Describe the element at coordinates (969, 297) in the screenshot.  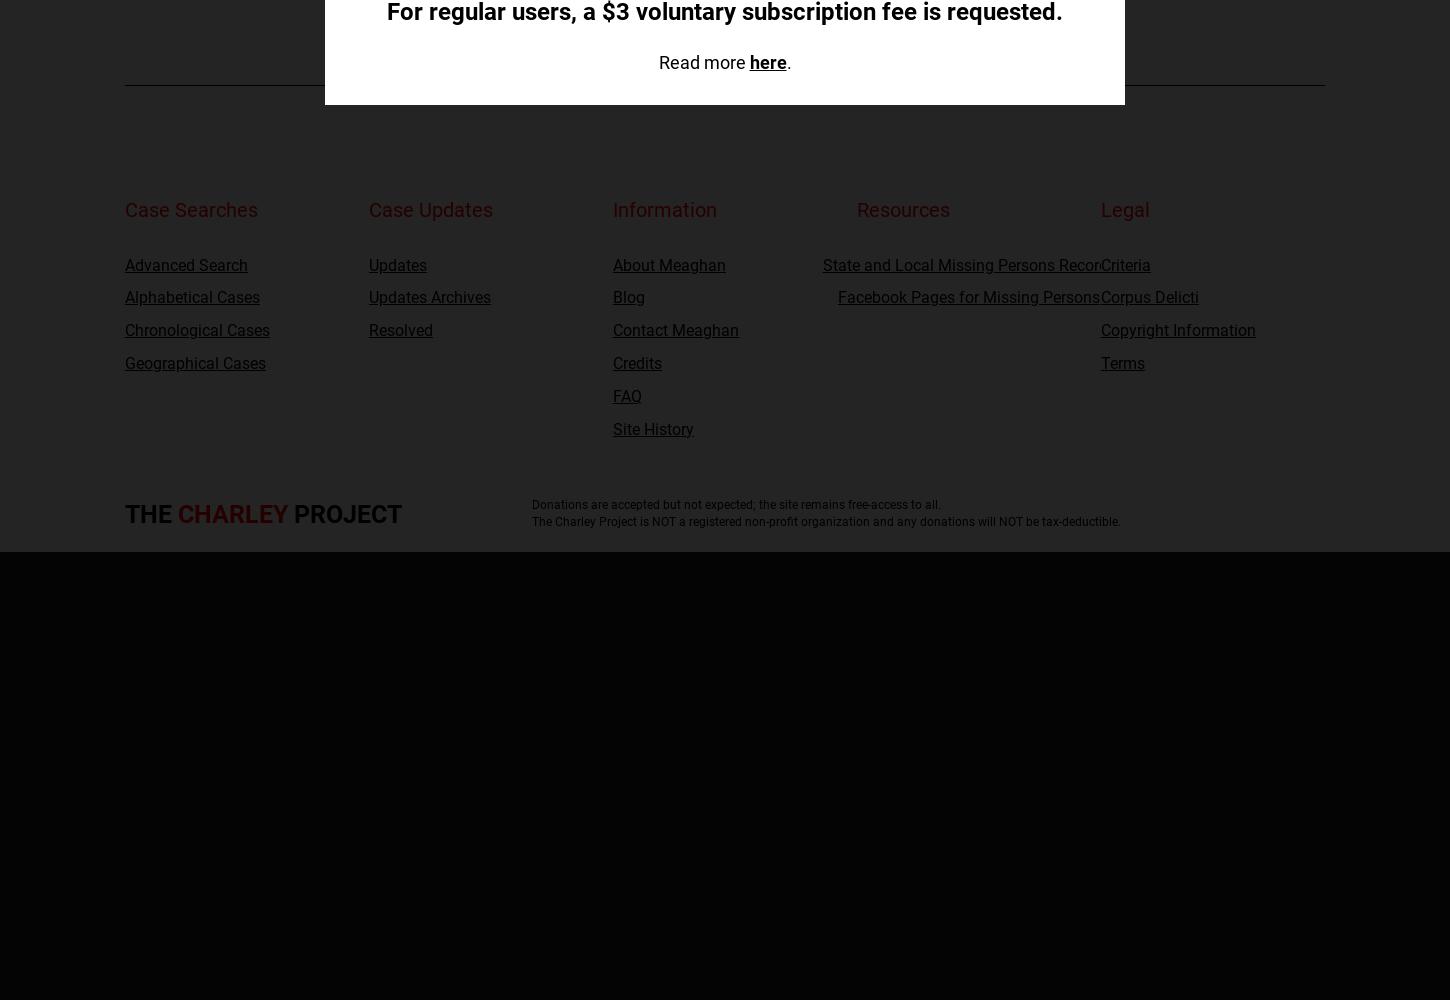
I see `'Facebook Pages for Missing Persons'` at that location.